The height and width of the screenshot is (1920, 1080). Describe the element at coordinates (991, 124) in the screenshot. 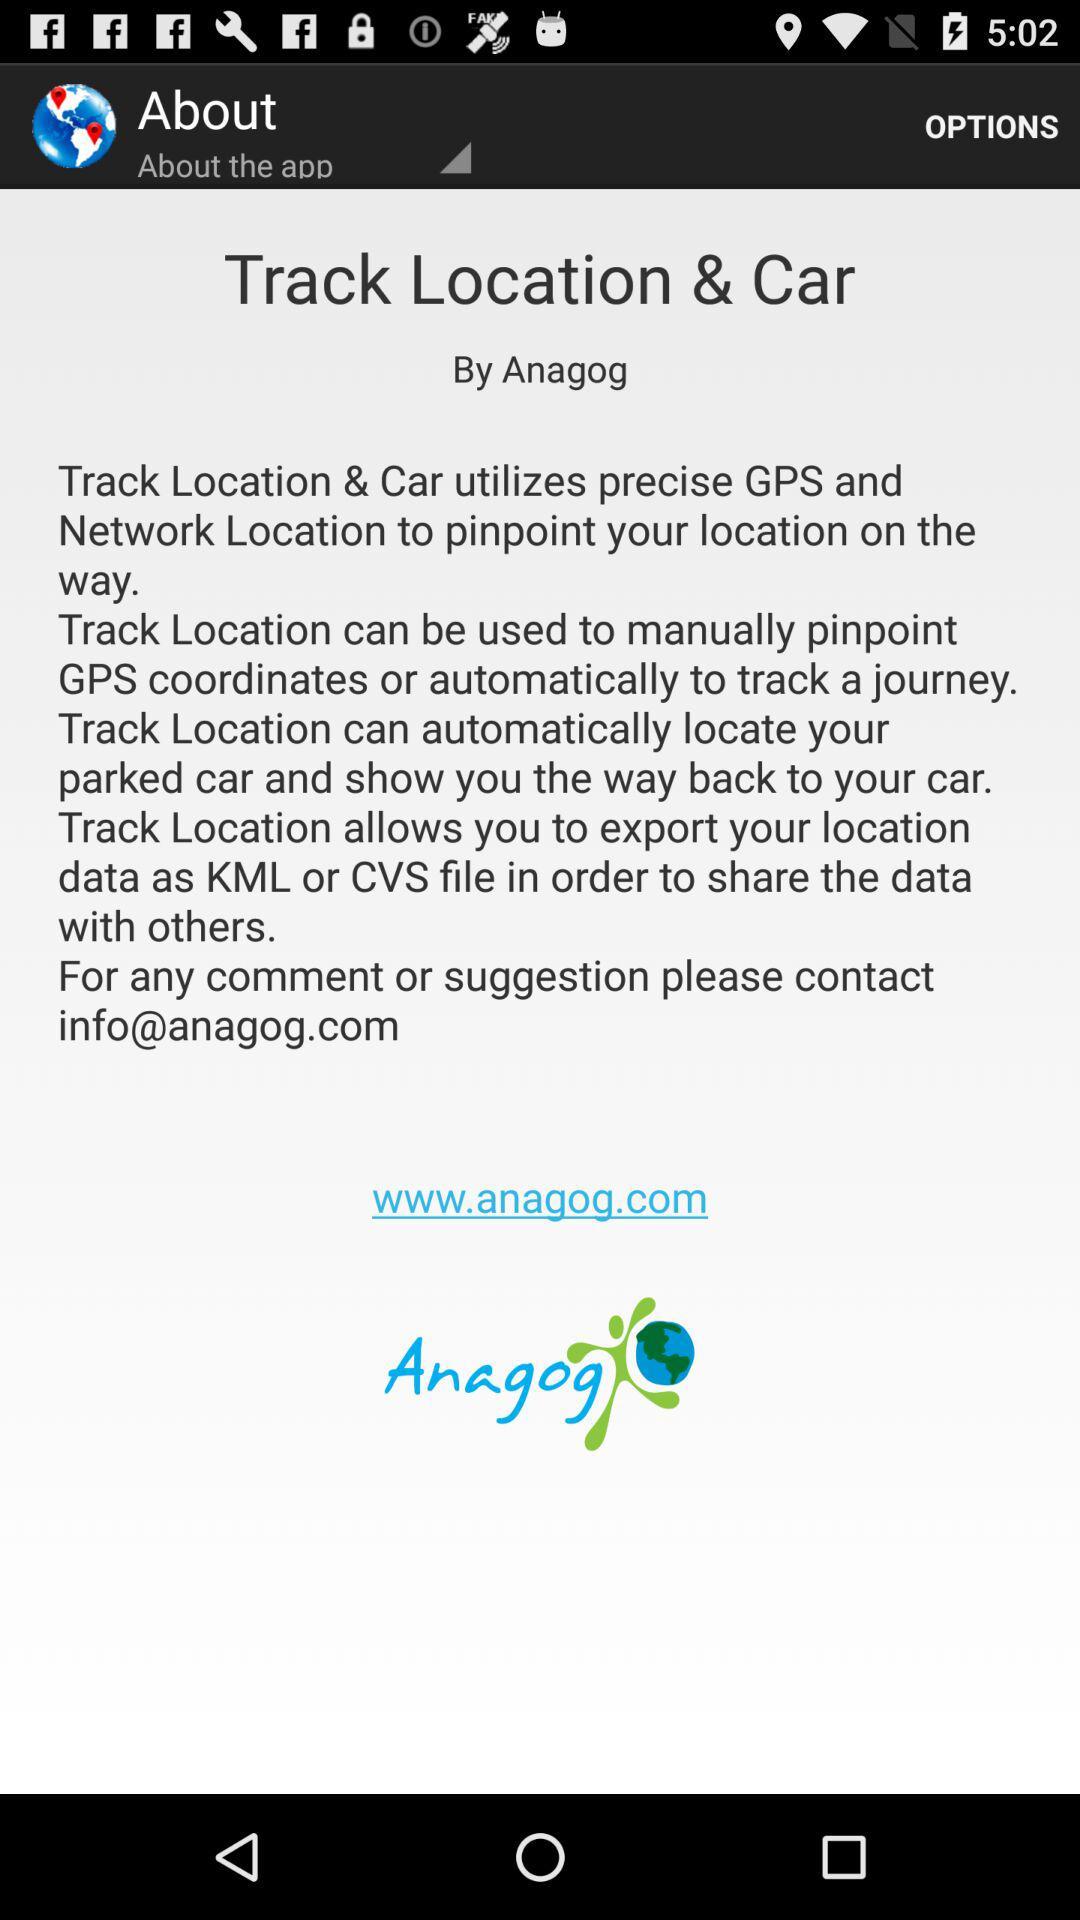

I see `the app next to the about the app app` at that location.